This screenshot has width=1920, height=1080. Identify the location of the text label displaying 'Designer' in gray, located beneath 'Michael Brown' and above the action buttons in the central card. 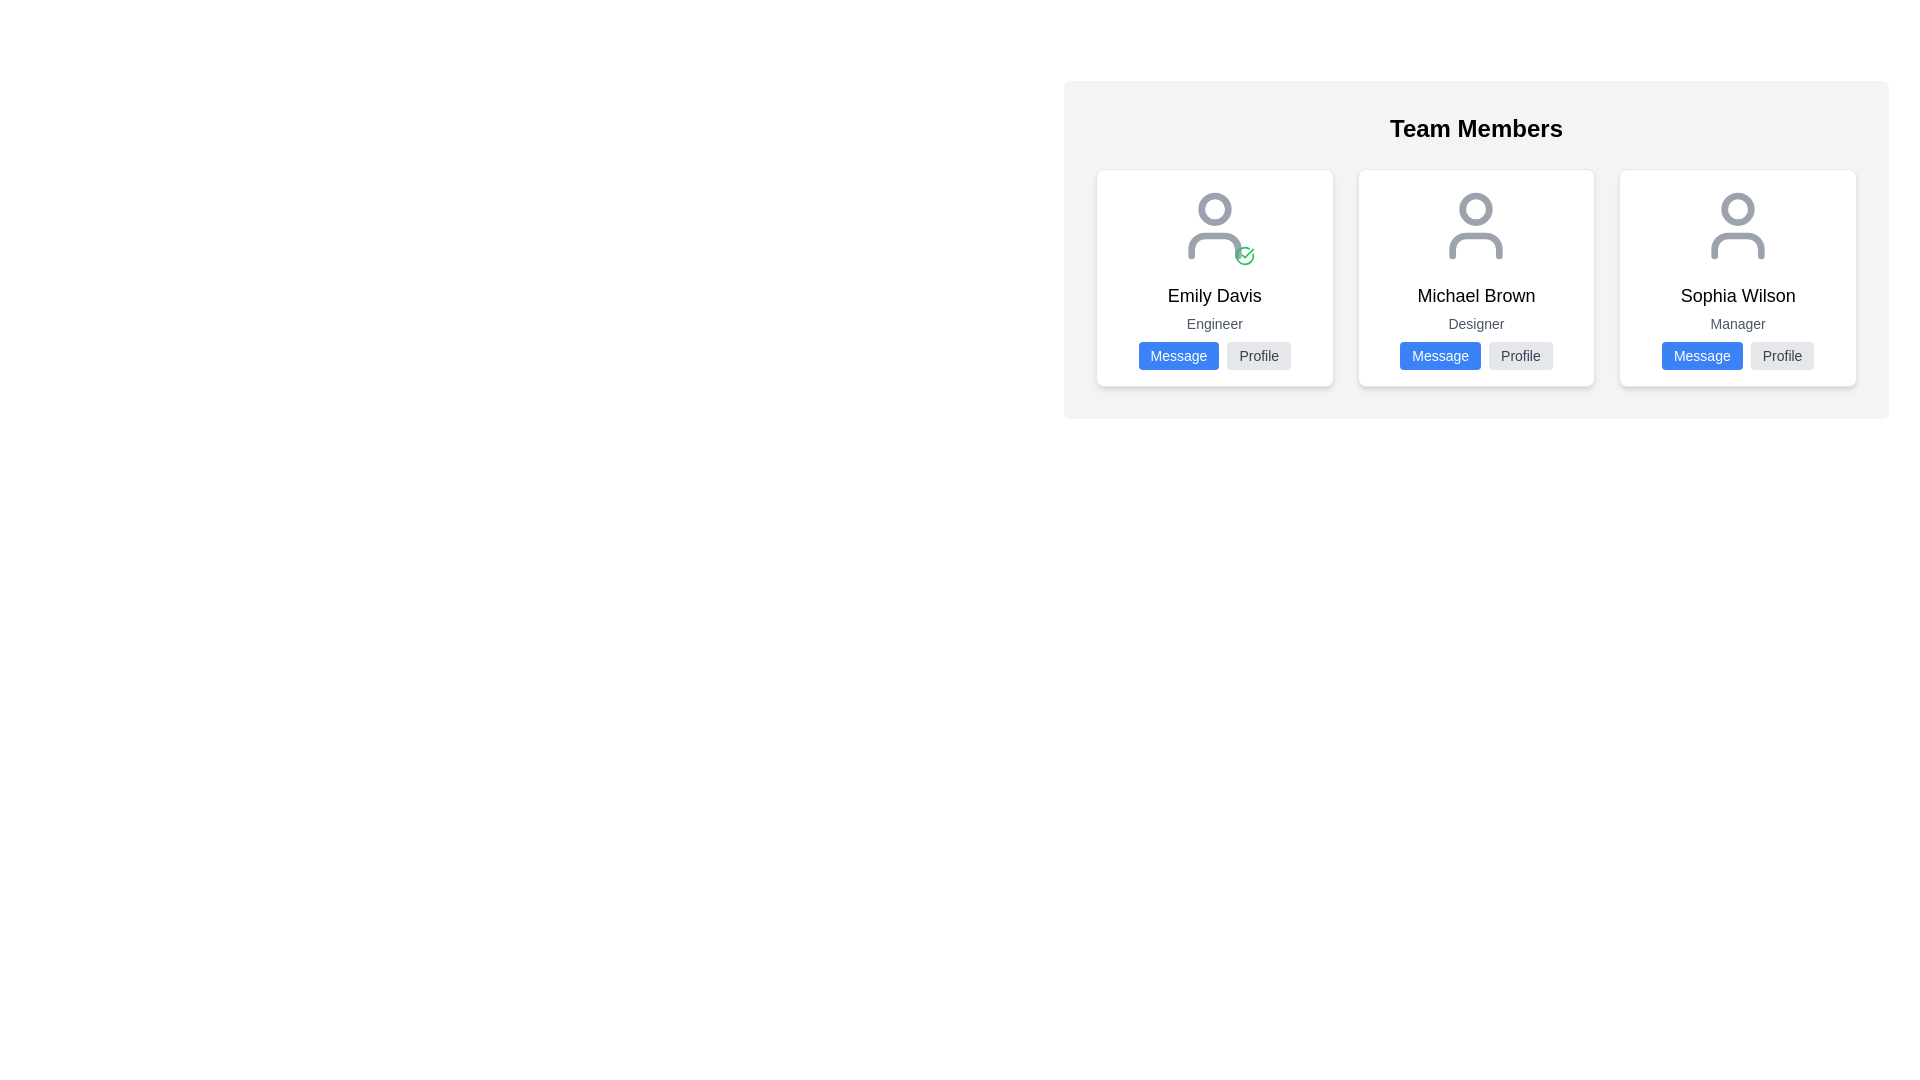
(1476, 323).